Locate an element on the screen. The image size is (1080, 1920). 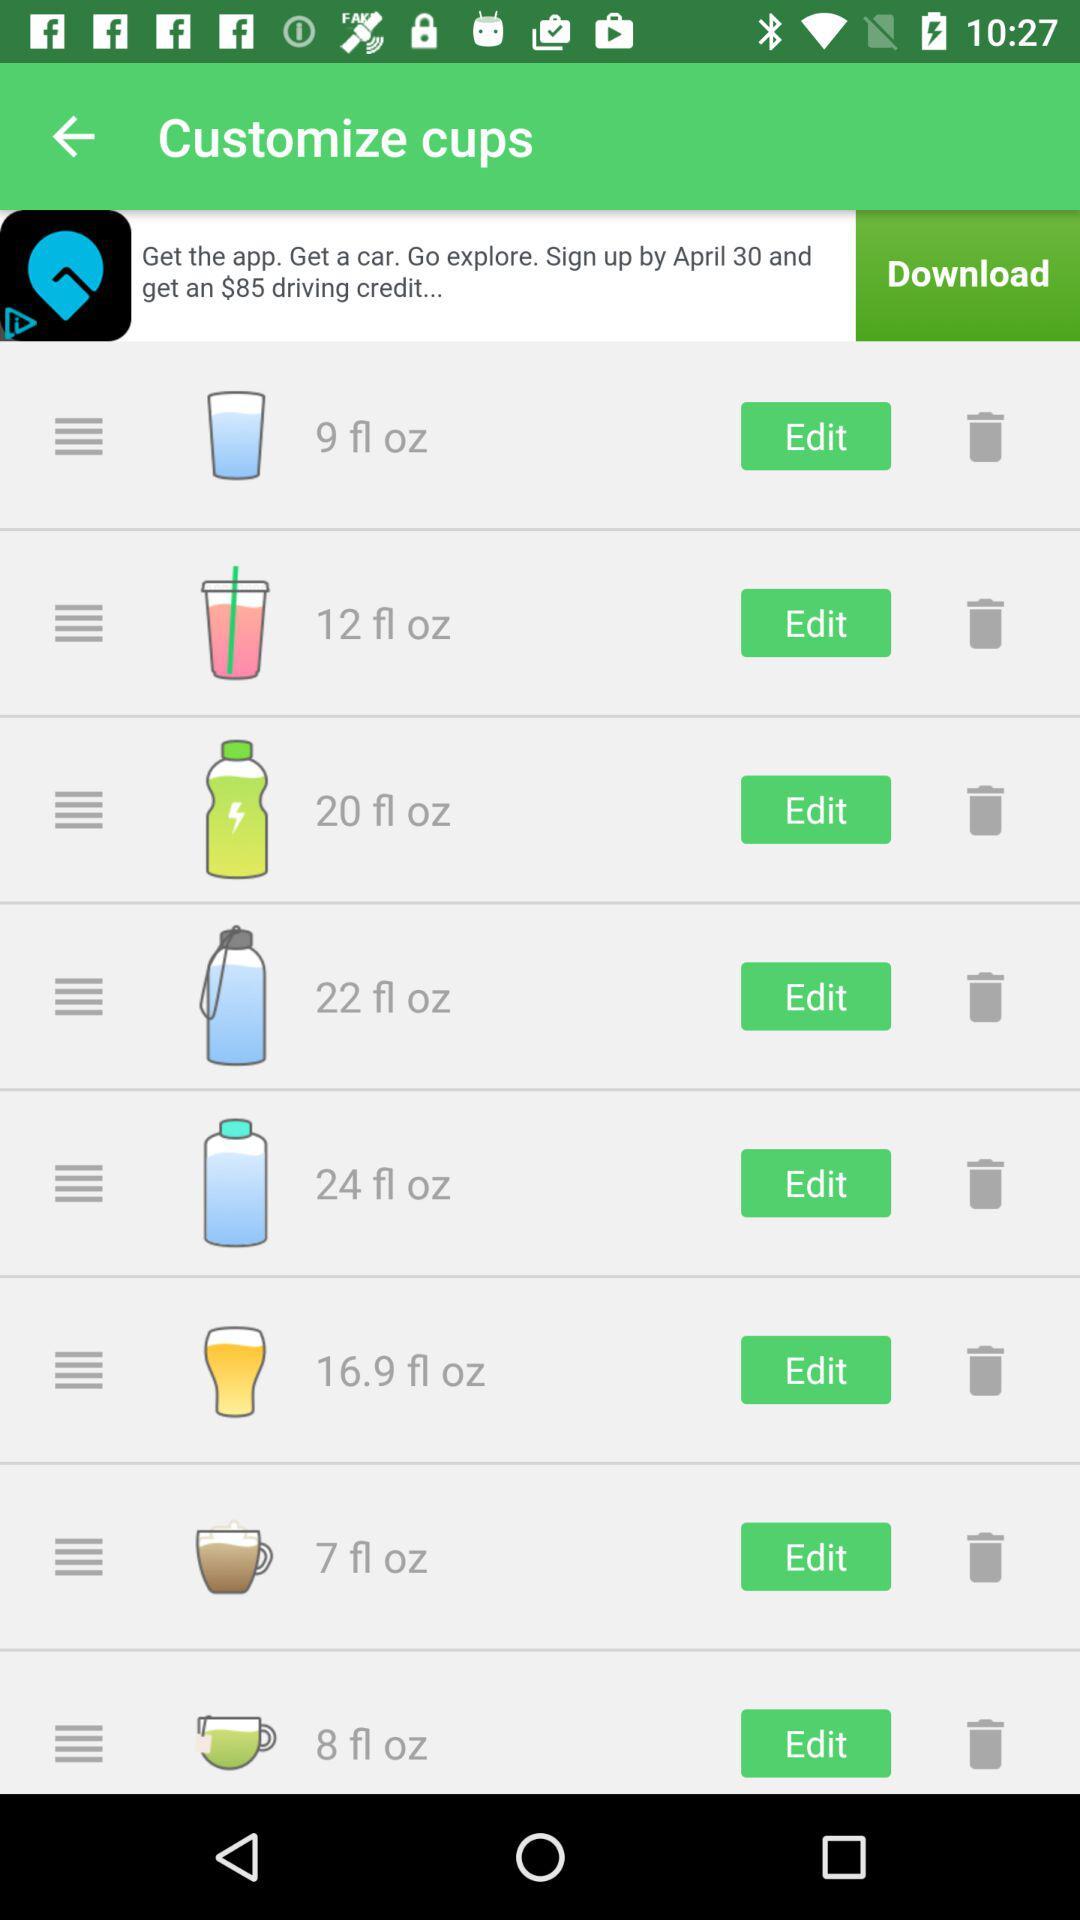
open the advertisement is located at coordinates (540, 274).